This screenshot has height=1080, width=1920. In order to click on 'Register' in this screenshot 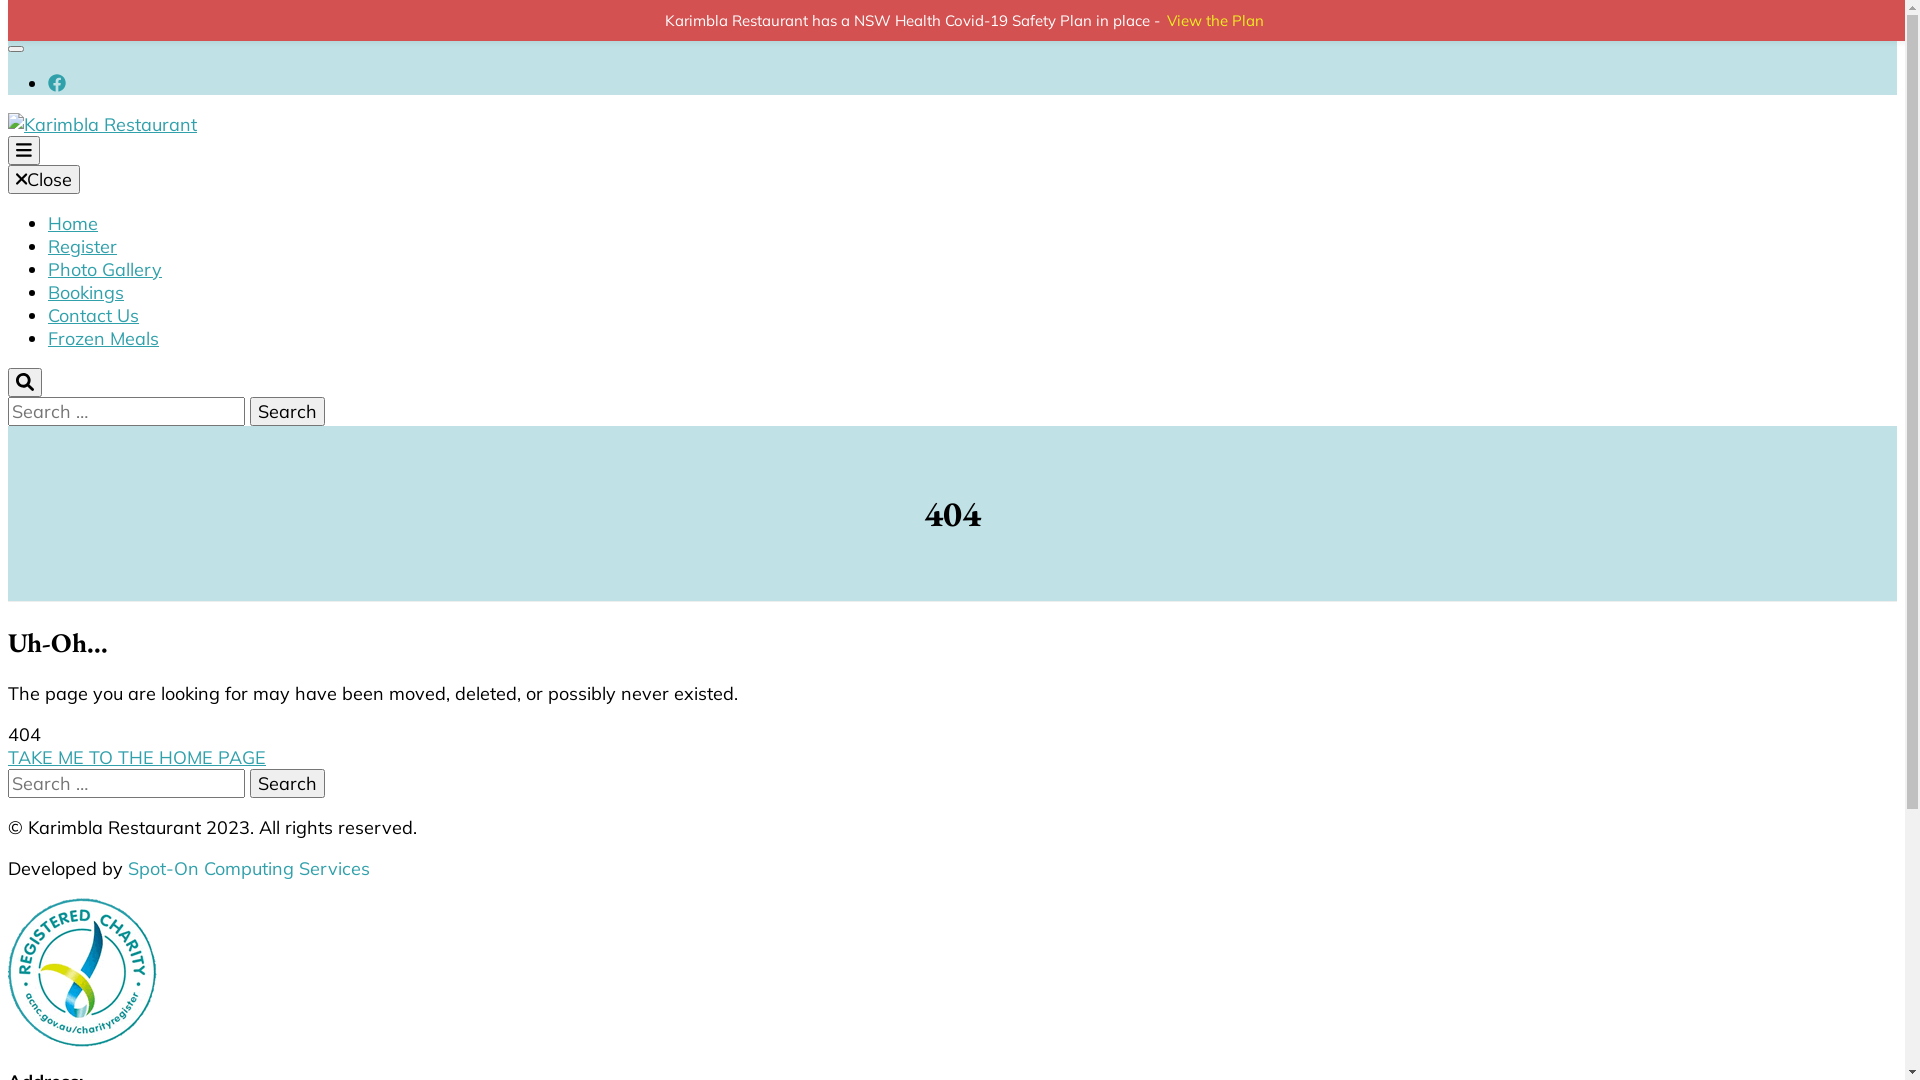, I will do `click(81, 245)`.